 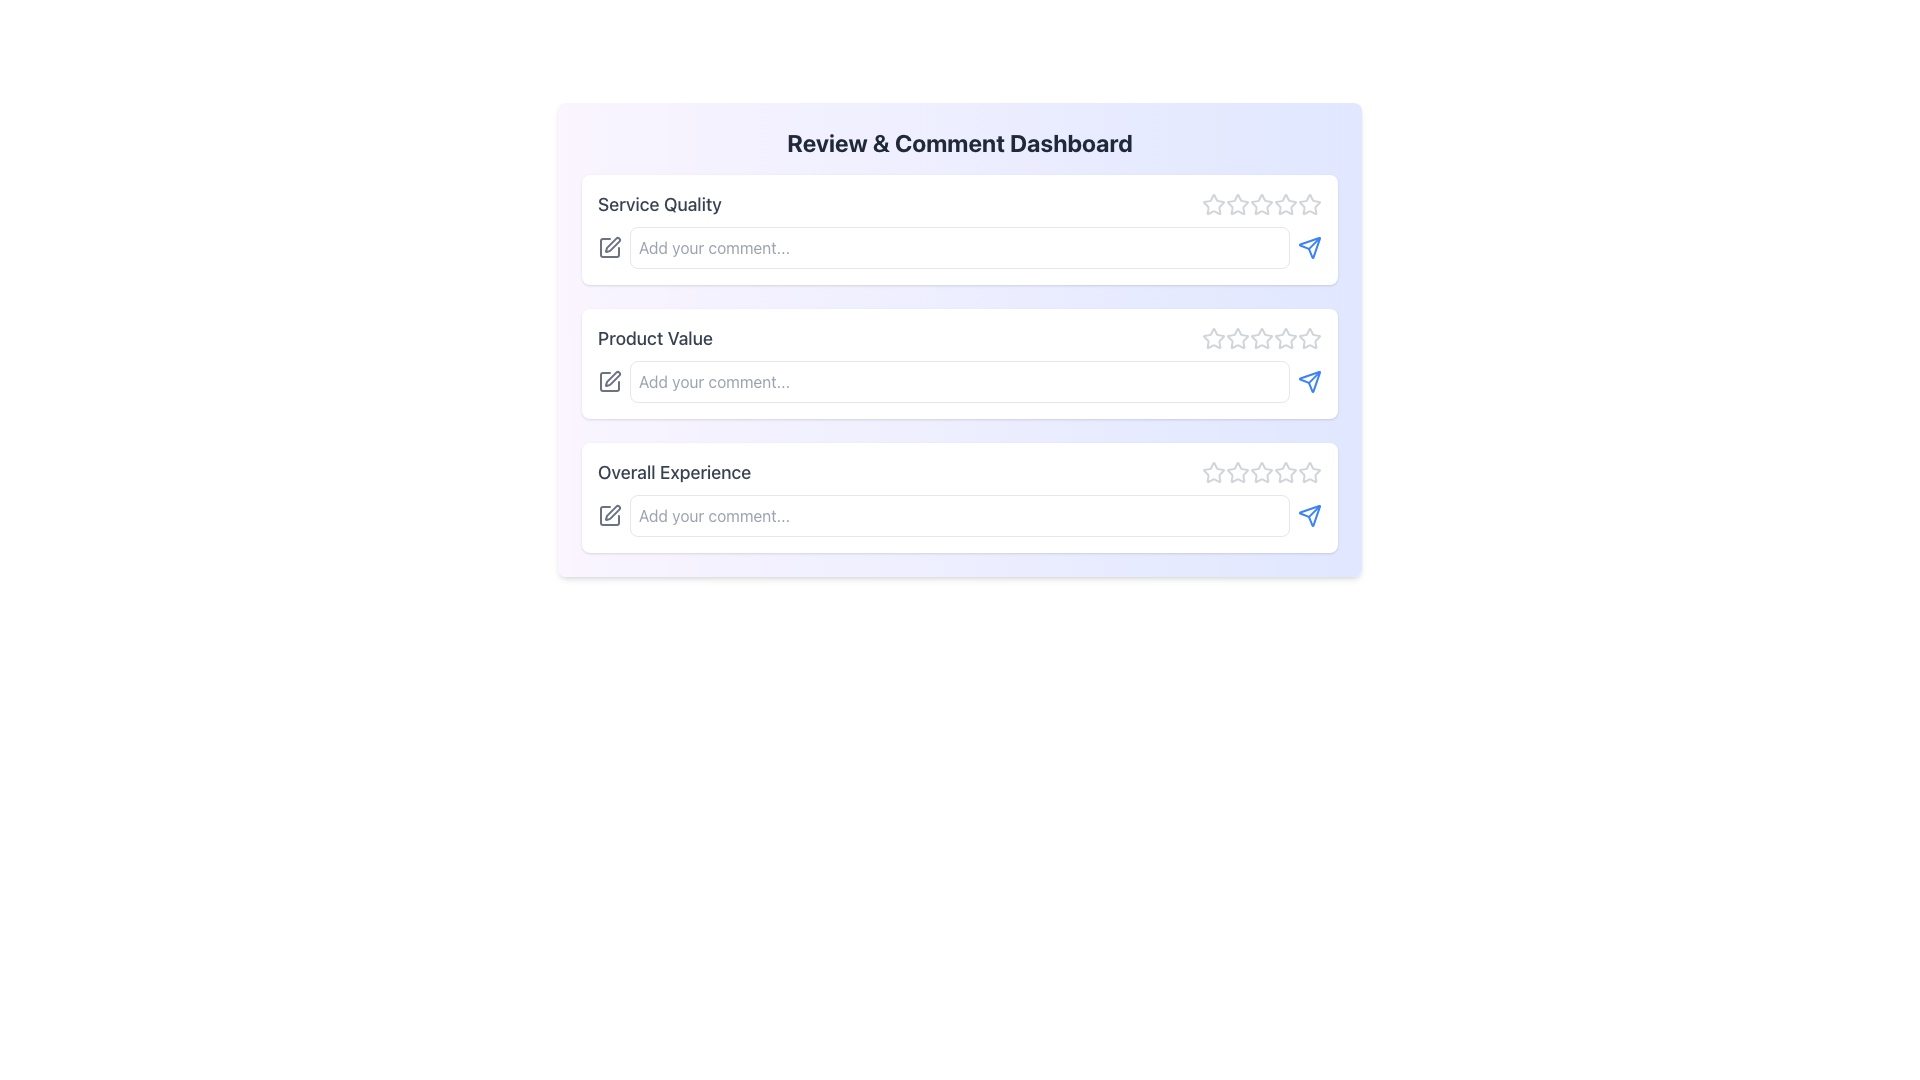 What do you see at coordinates (1286, 472) in the screenshot?
I see `the fourth star button in the rating system for 'Overall Experience' to select the fourth rating level` at bounding box center [1286, 472].